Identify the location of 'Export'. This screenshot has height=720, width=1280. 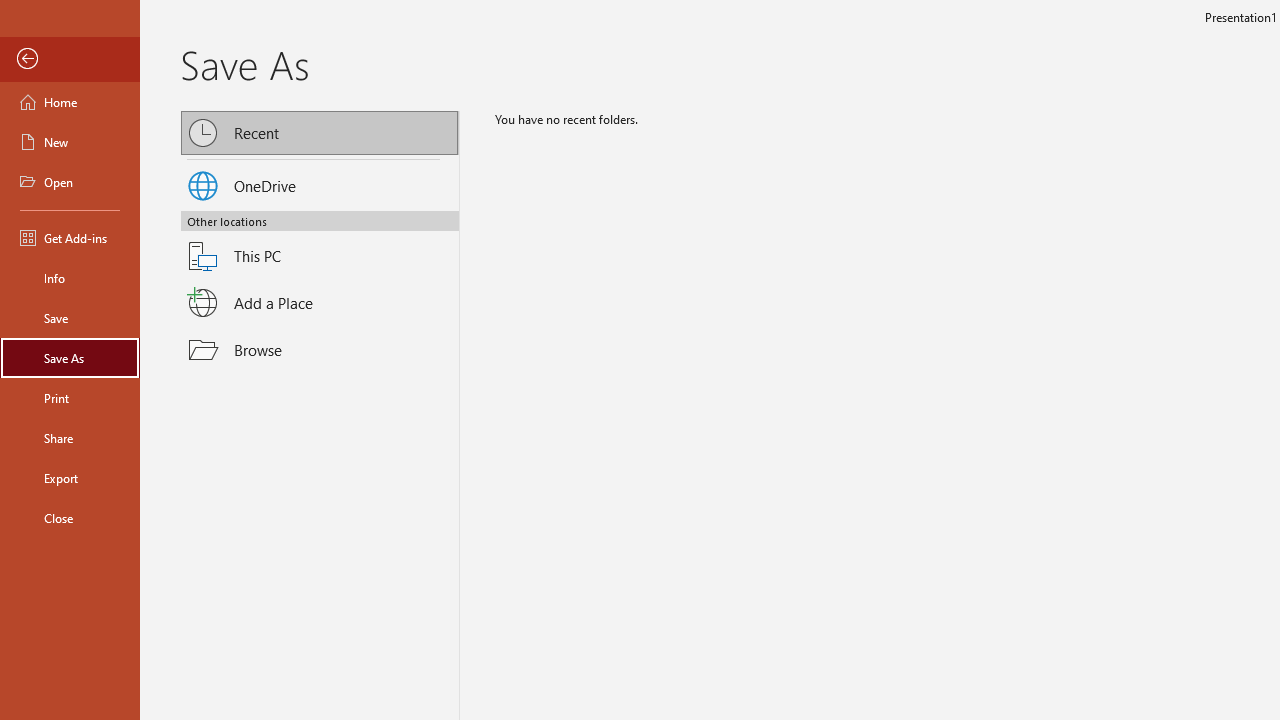
(69, 478).